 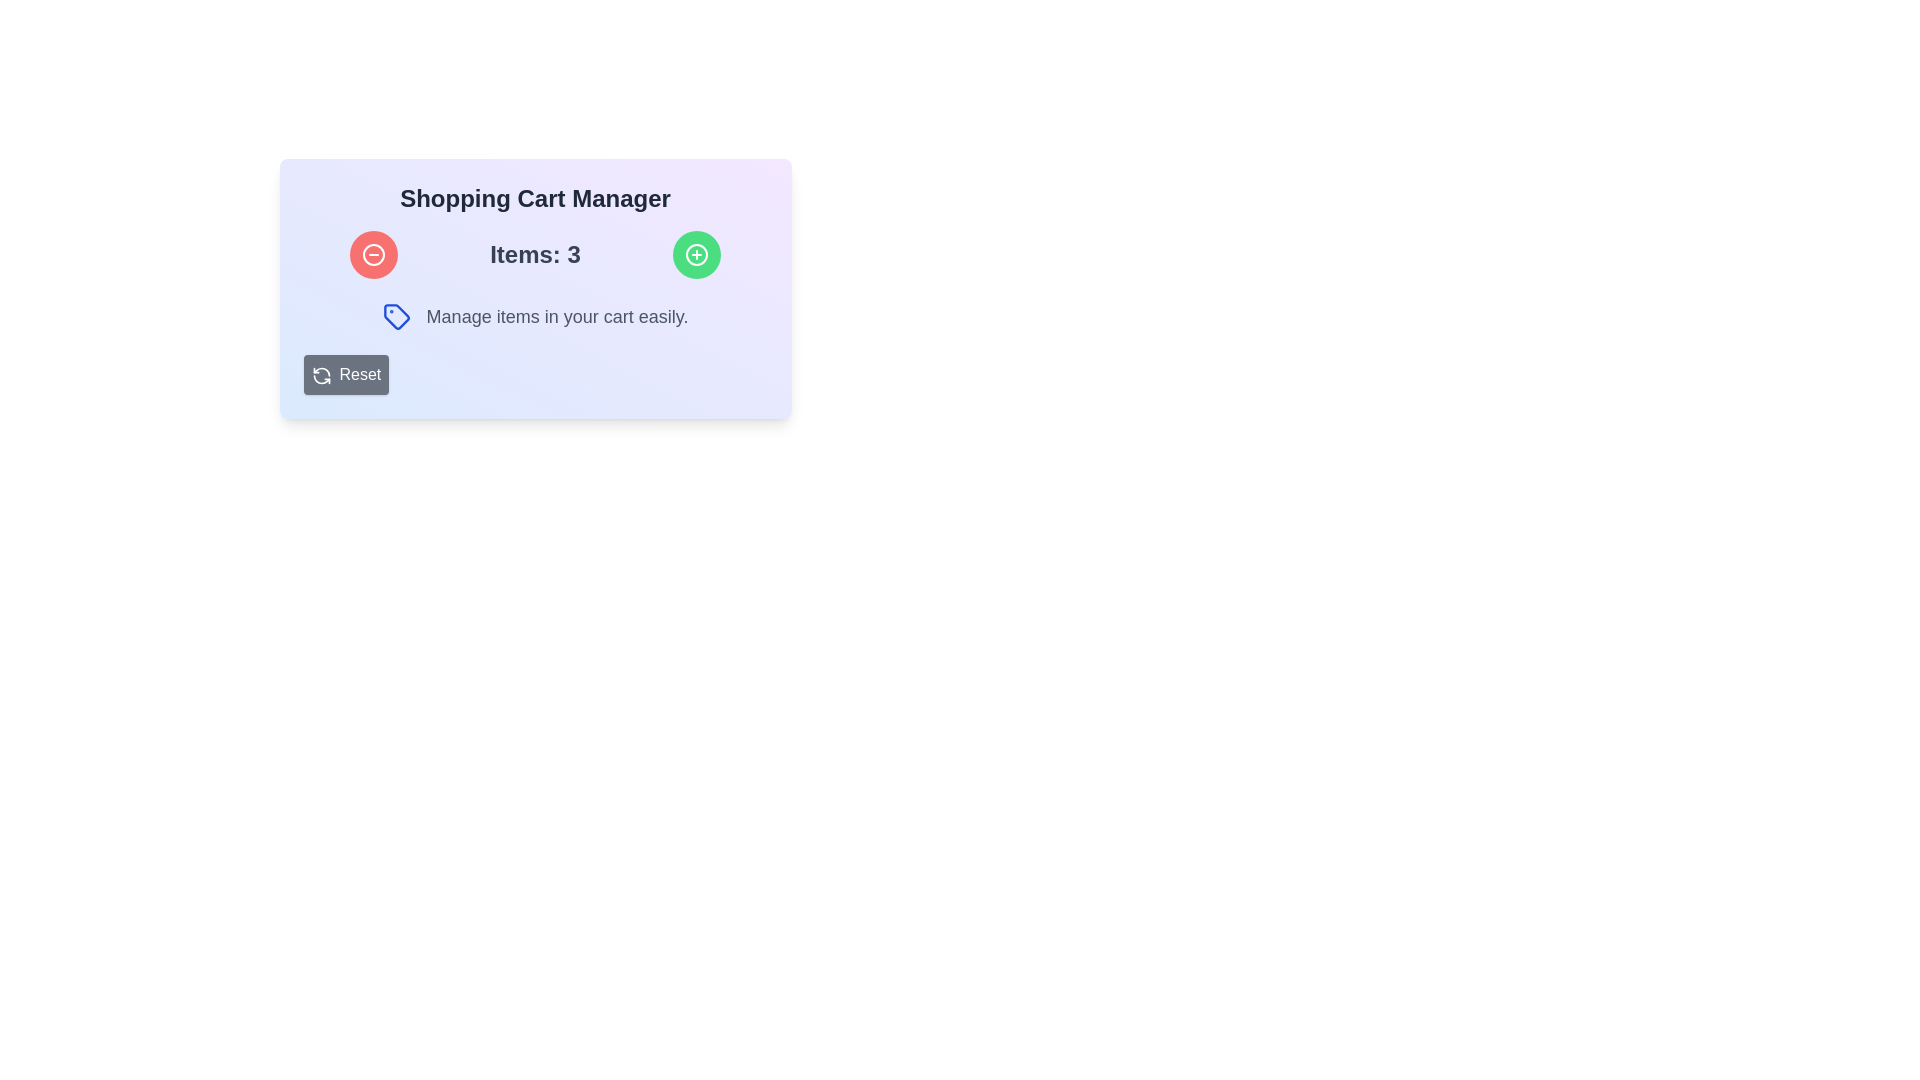 What do you see at coordinates (535, 199) in the screenshot?
I see `the 'Shopping Cart Manager' text header, which is prominently displayed in bold, large dark gray font at the center of the card section` at bounding box center [535, 199].